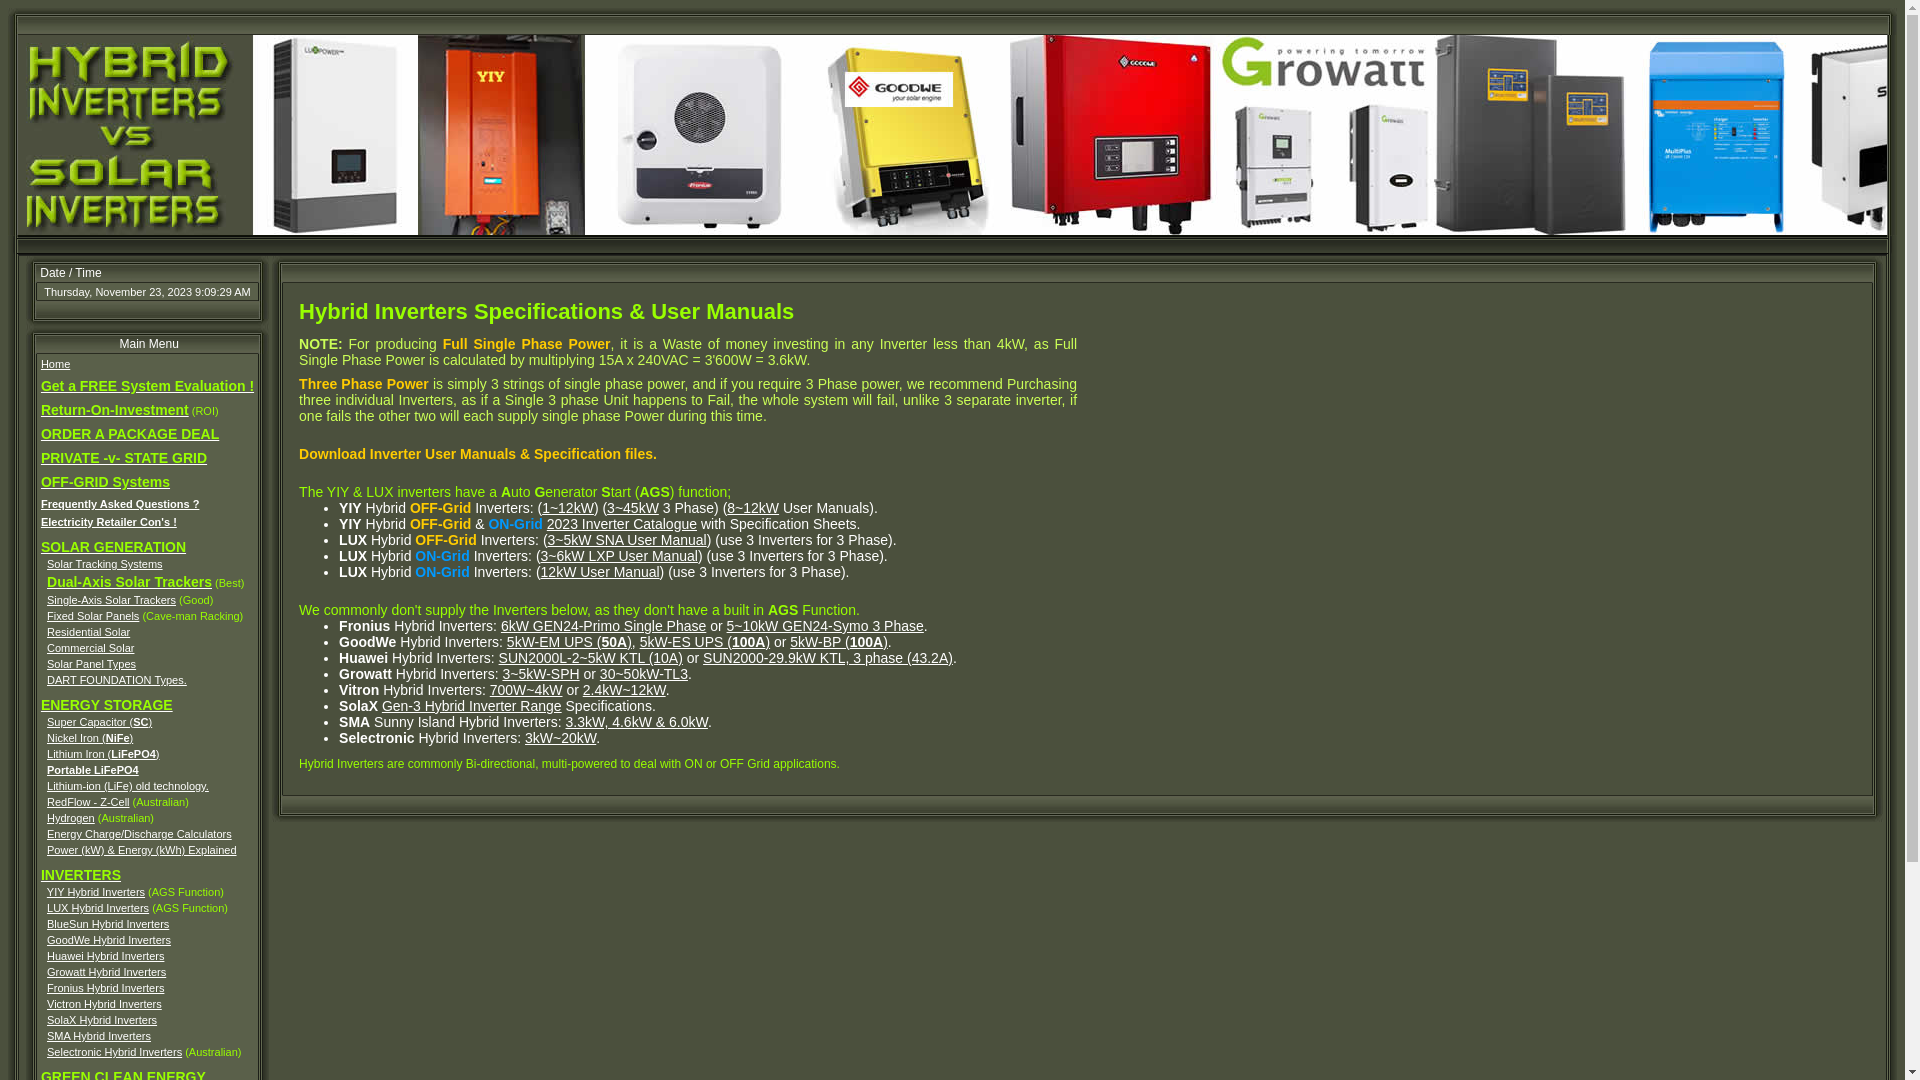 The height and width of the screenshot is (1080, 1920). Describe the element at coordinates (47, 924) in the screenshot. I see `'BlueSun Hybrid Inverters'` at that location.